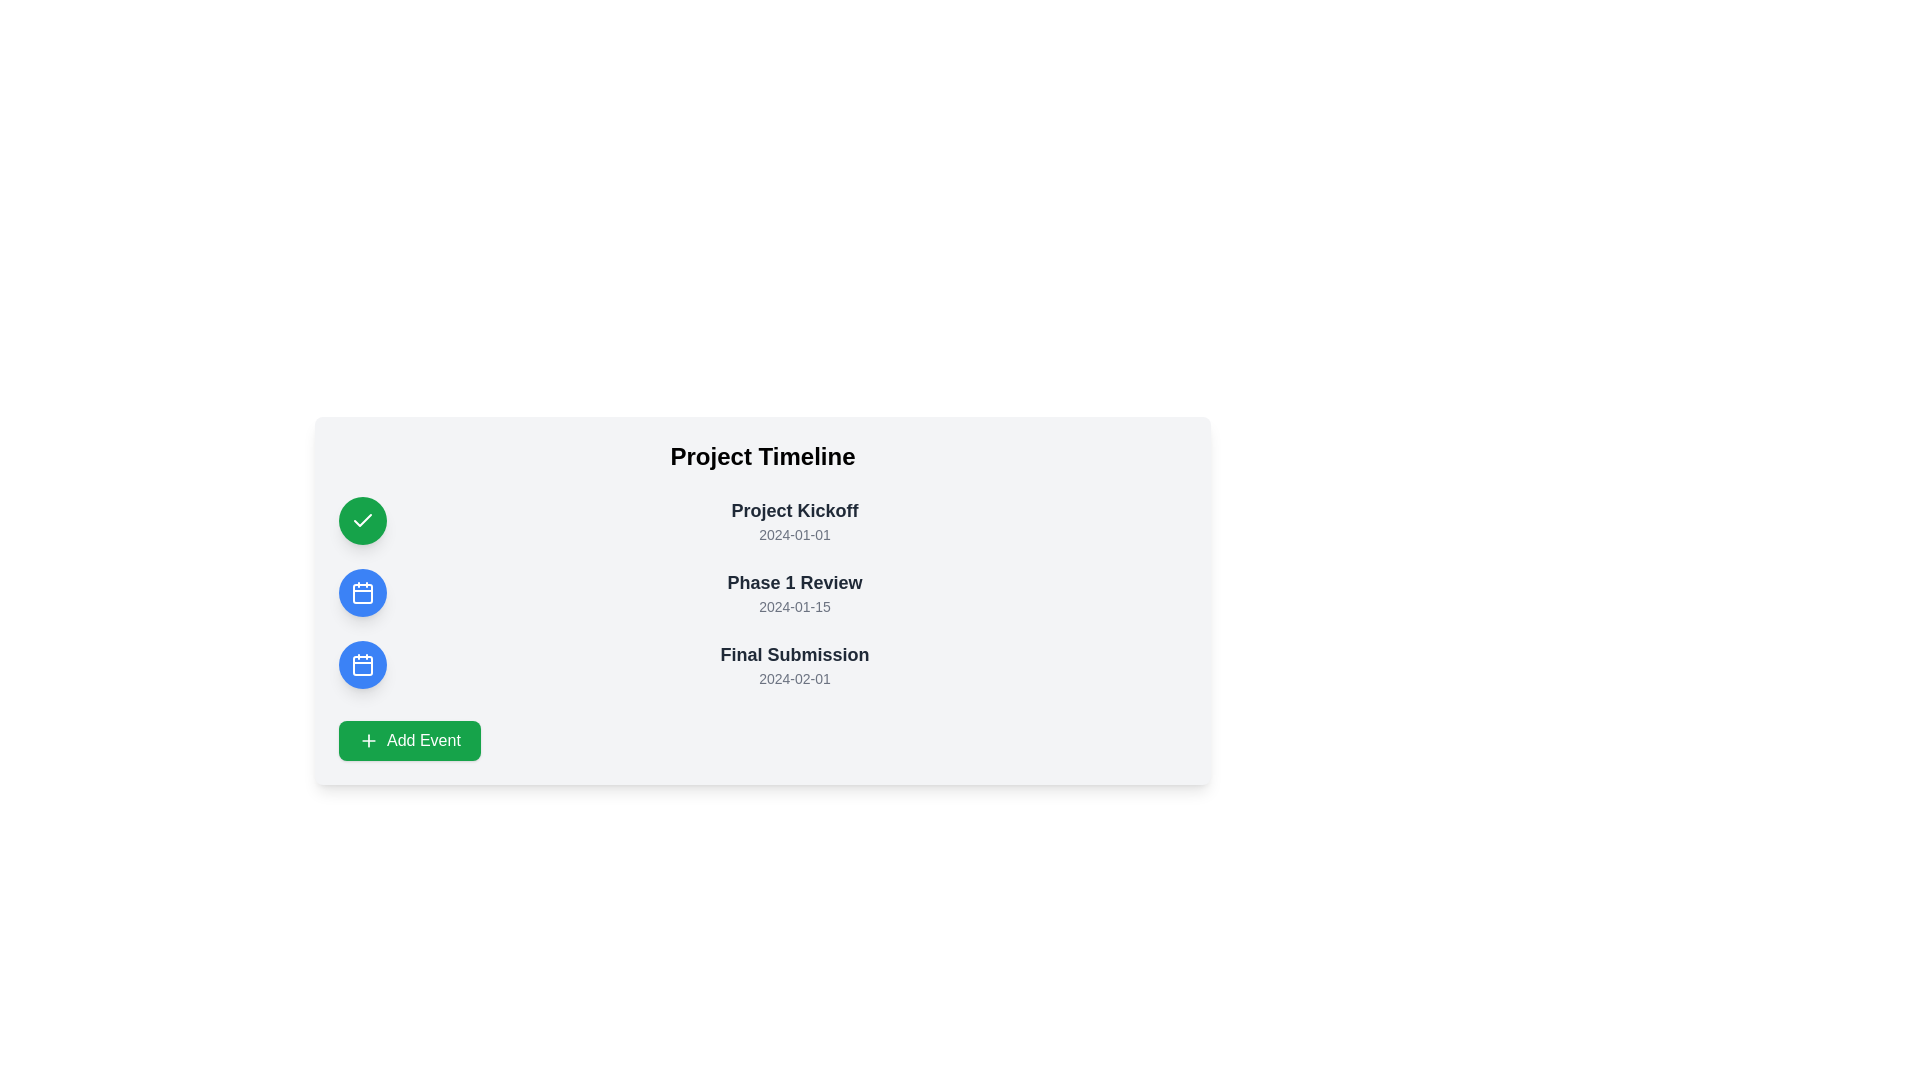  I want to click on the 'Phase 1 Review' event, so click(762, 592).